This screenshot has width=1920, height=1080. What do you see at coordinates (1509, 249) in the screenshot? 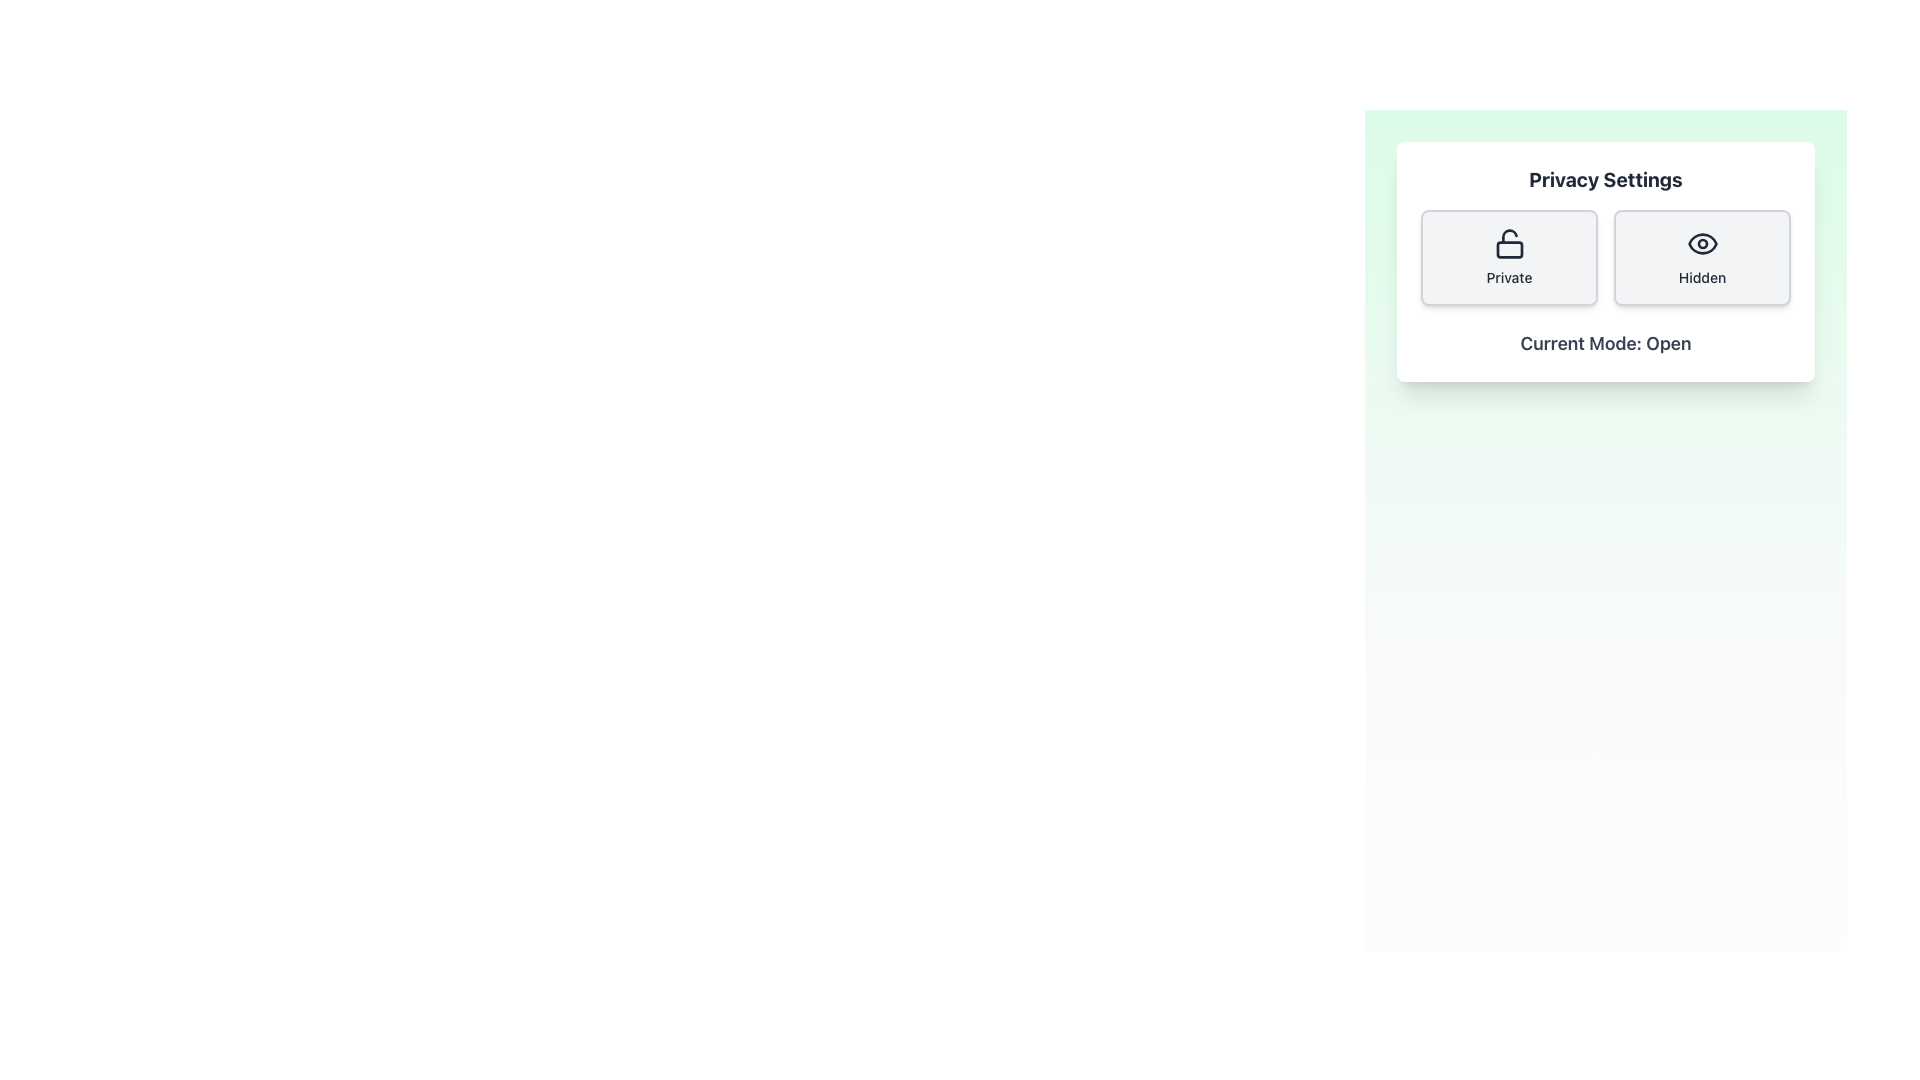
I see `the lock icon representing the 'Private' option in the privacy settings section, located to the left of the 'Hidden' icon` at bounding box center [1509, 249].